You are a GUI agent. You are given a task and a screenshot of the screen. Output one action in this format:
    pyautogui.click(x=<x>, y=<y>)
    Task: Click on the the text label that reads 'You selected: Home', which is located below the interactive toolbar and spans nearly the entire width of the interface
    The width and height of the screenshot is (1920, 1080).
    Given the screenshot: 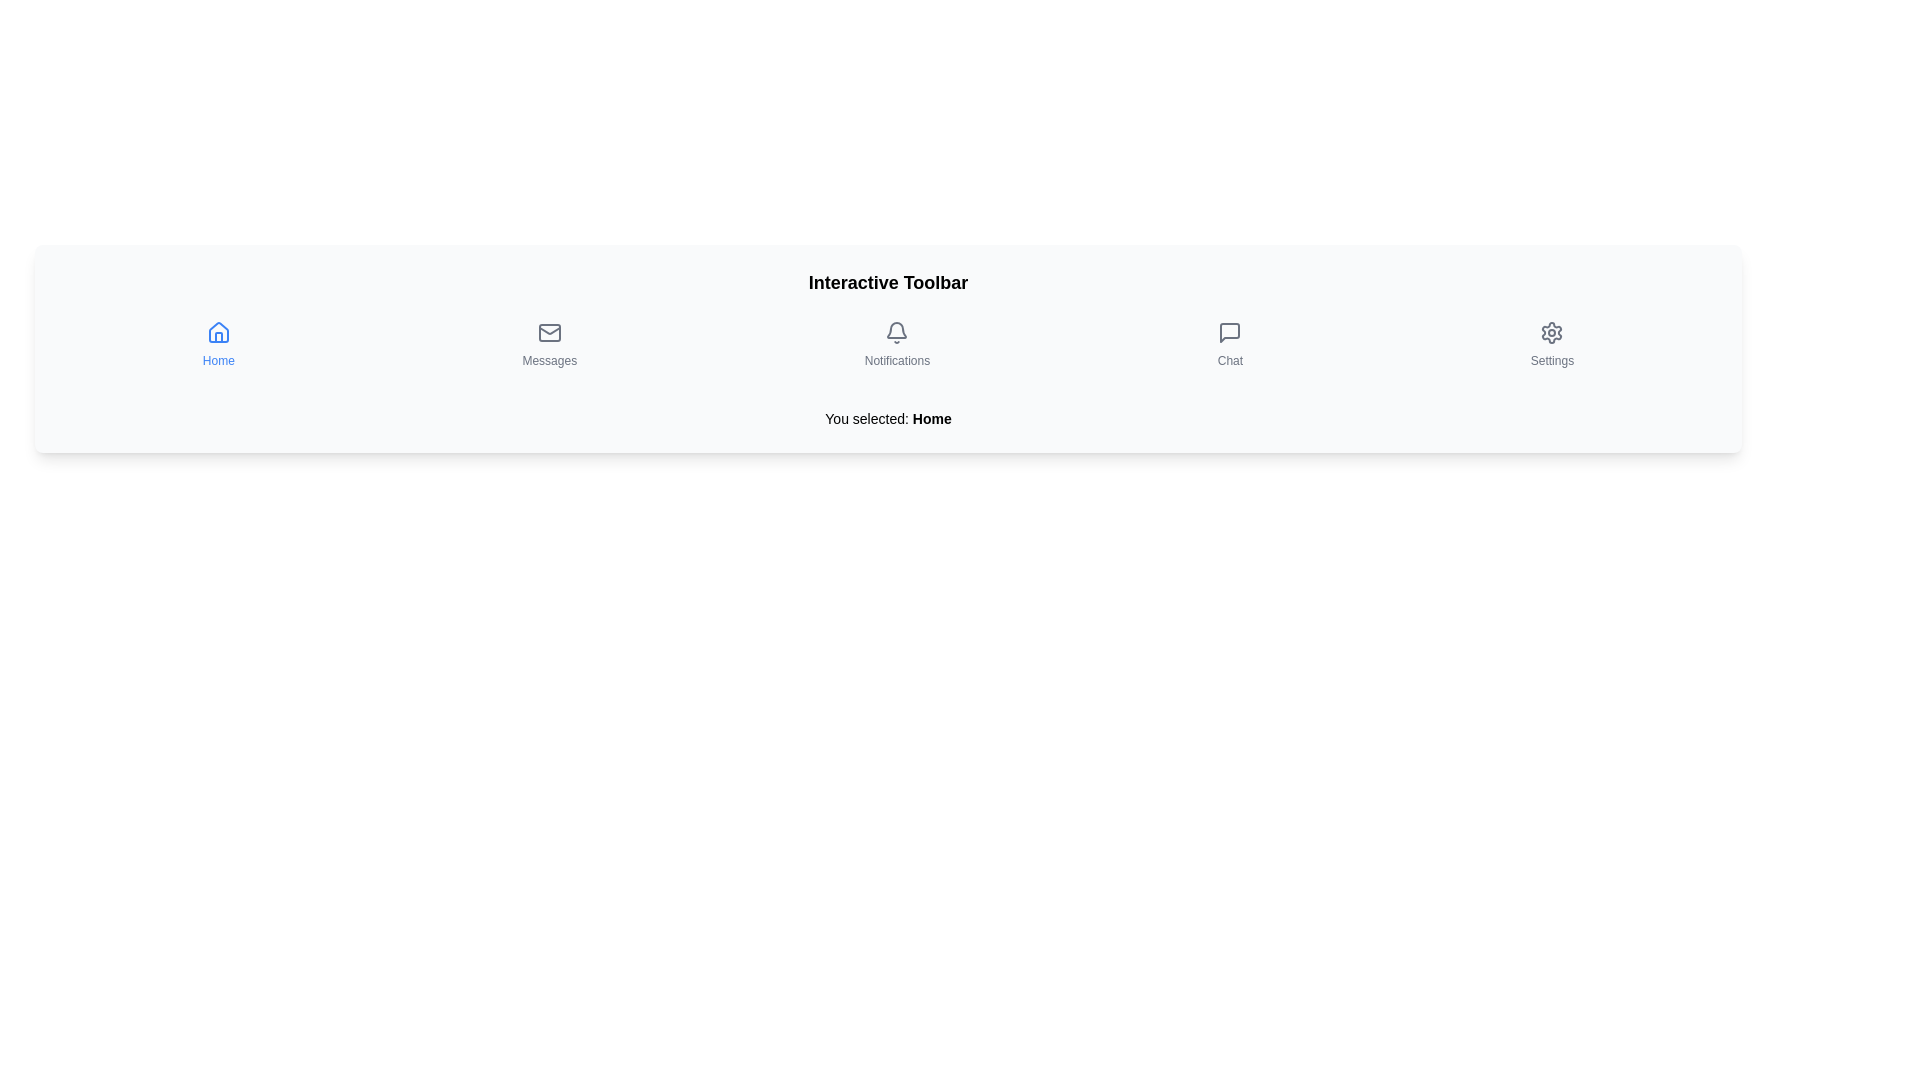 What is the action you would take?
    pyautogui.click(x=887, y=418)
    